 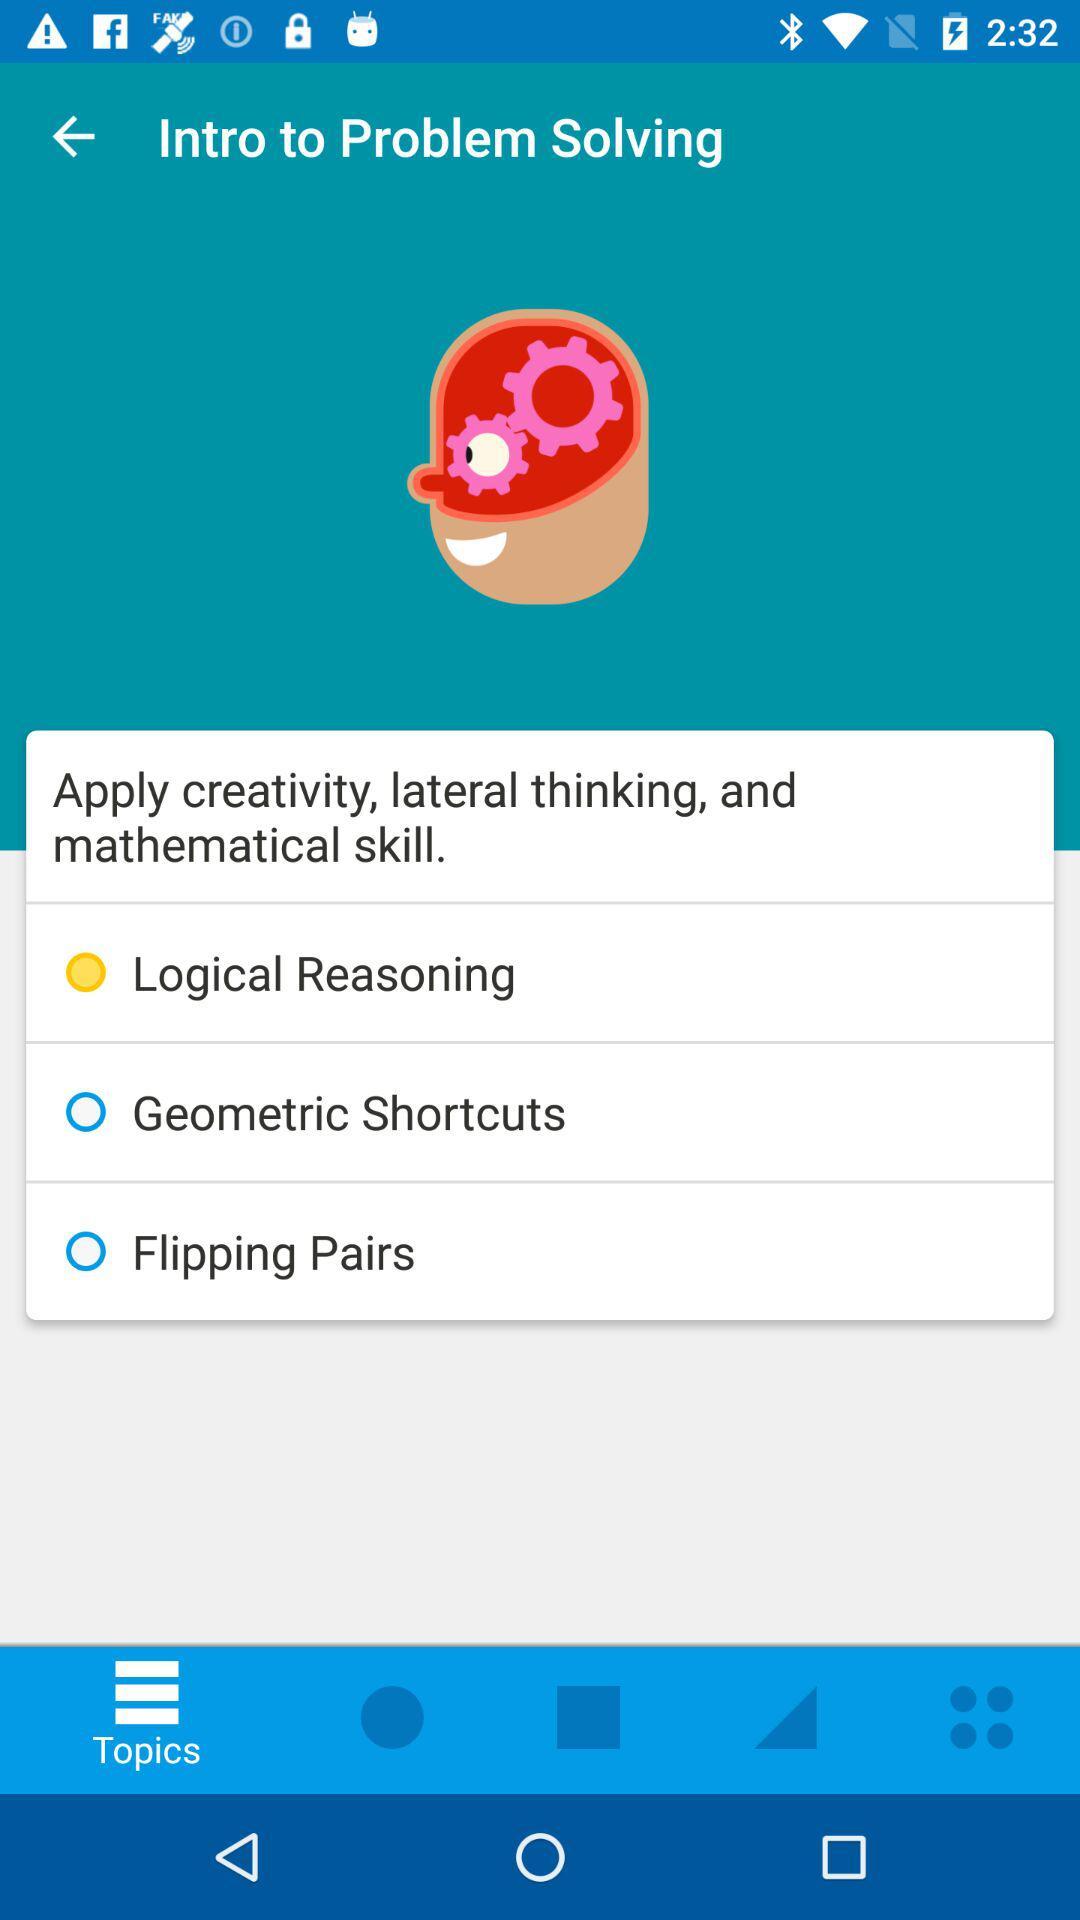 I want to click on the icon above geometric shortcuts icon, so click(x=540, y=972).